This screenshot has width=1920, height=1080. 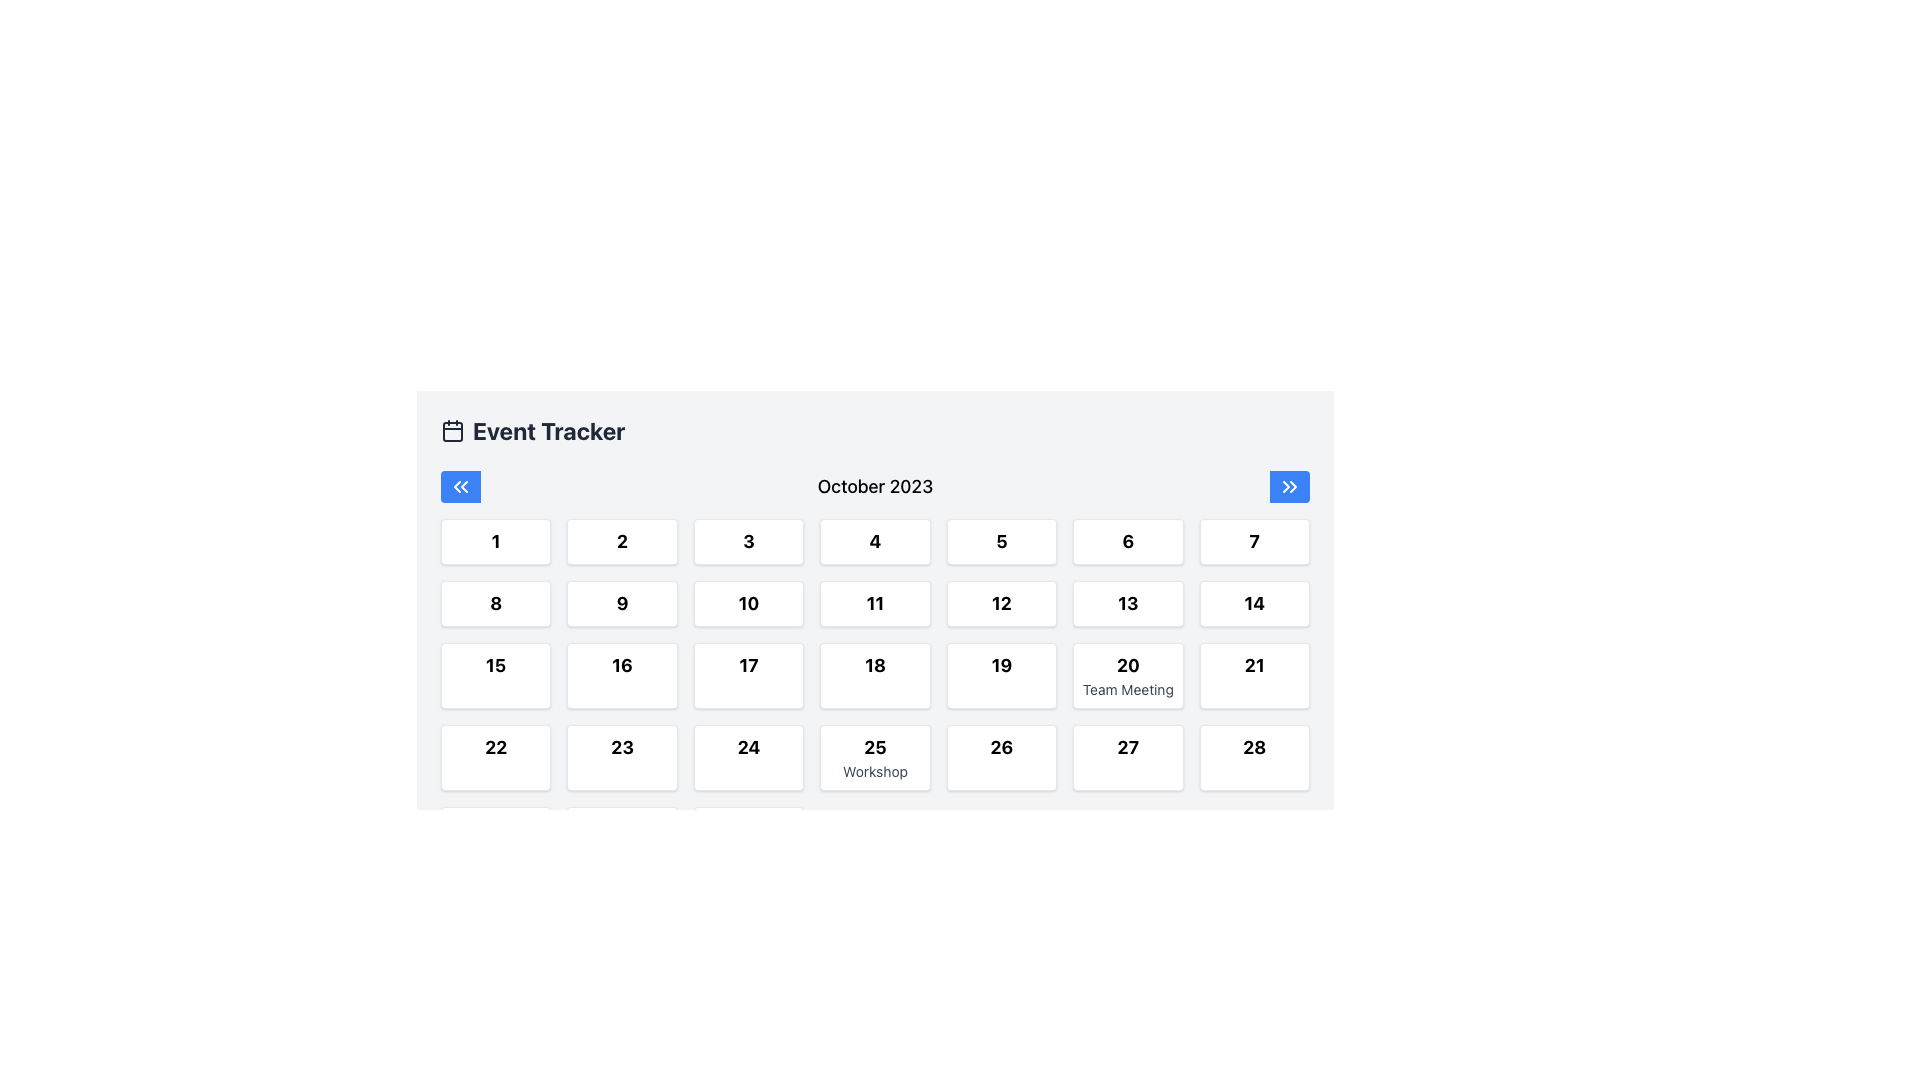 What do you see at coordinates (451, 431) in the screenshot?
I see `the rectangular SVG element that represents a calendar, located to the left of the 'Event Tracker' label` at bounding box center [451, 431].